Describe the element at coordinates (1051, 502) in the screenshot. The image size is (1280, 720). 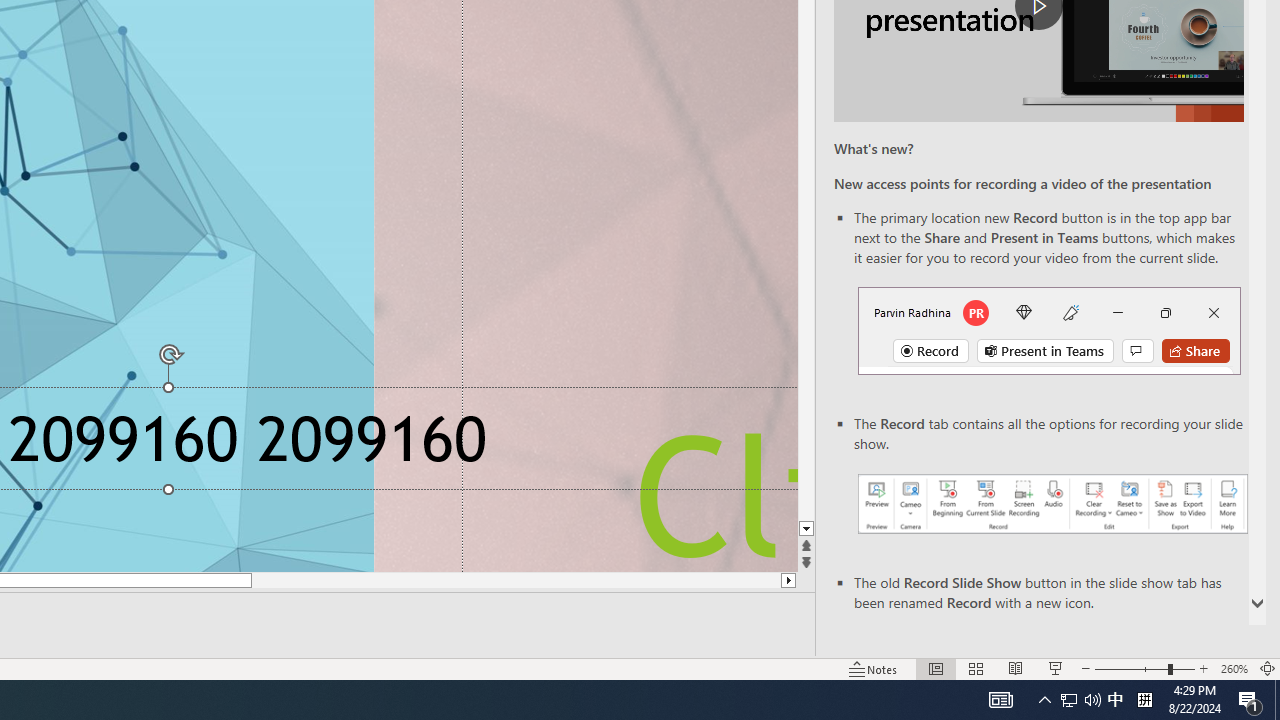
I see `'Record your presentations screenshot one'` at that location.